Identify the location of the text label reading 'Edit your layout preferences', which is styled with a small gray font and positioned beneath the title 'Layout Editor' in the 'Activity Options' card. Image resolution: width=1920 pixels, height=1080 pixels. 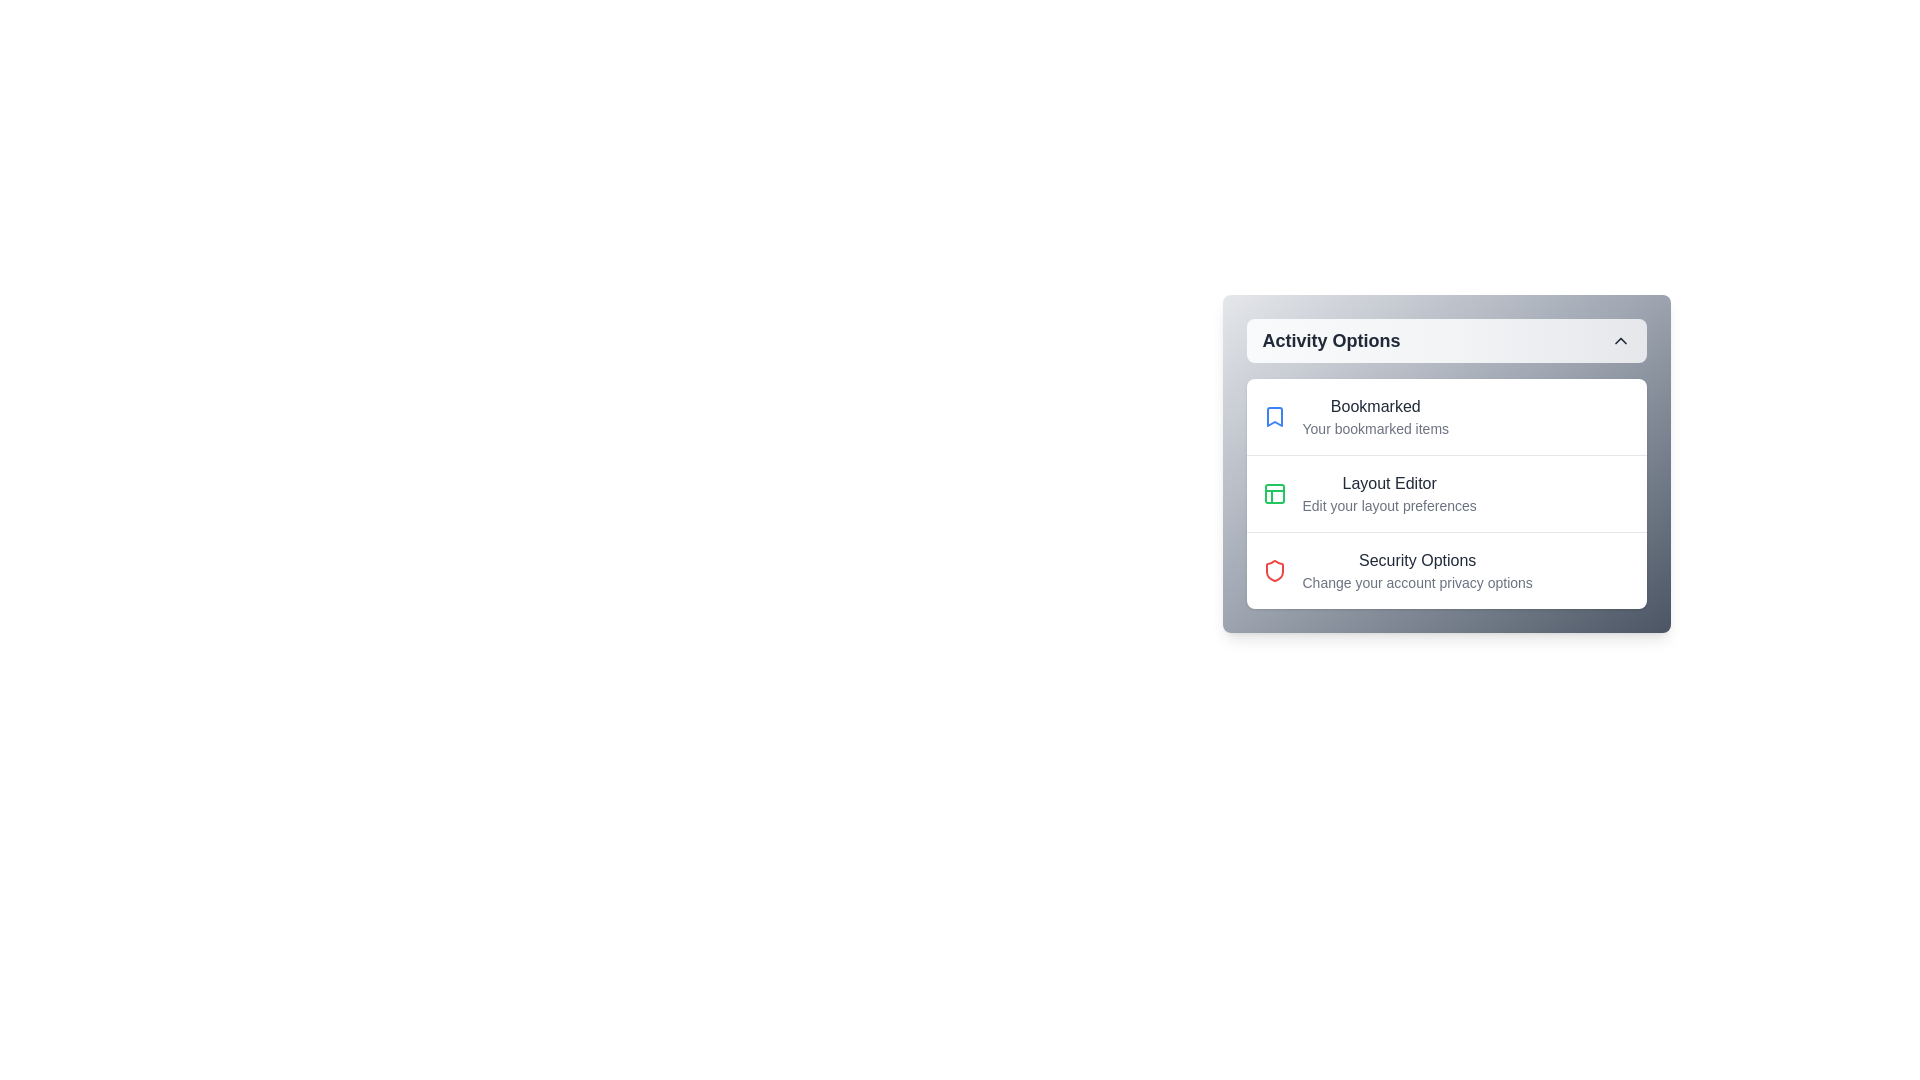
(1388, 504).